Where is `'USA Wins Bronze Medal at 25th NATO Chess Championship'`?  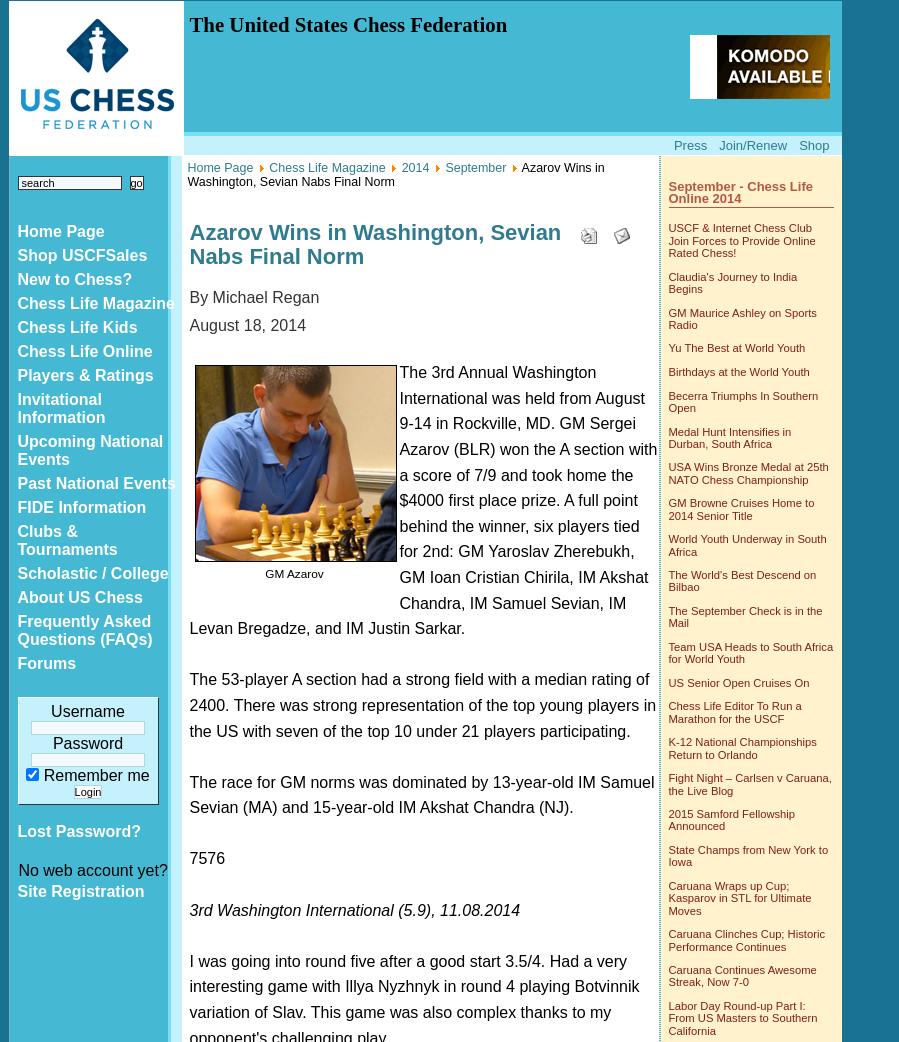
'USA Wins Bronze Medal at 25th NATO Chess Championship' is located at coordinates (746, 472).